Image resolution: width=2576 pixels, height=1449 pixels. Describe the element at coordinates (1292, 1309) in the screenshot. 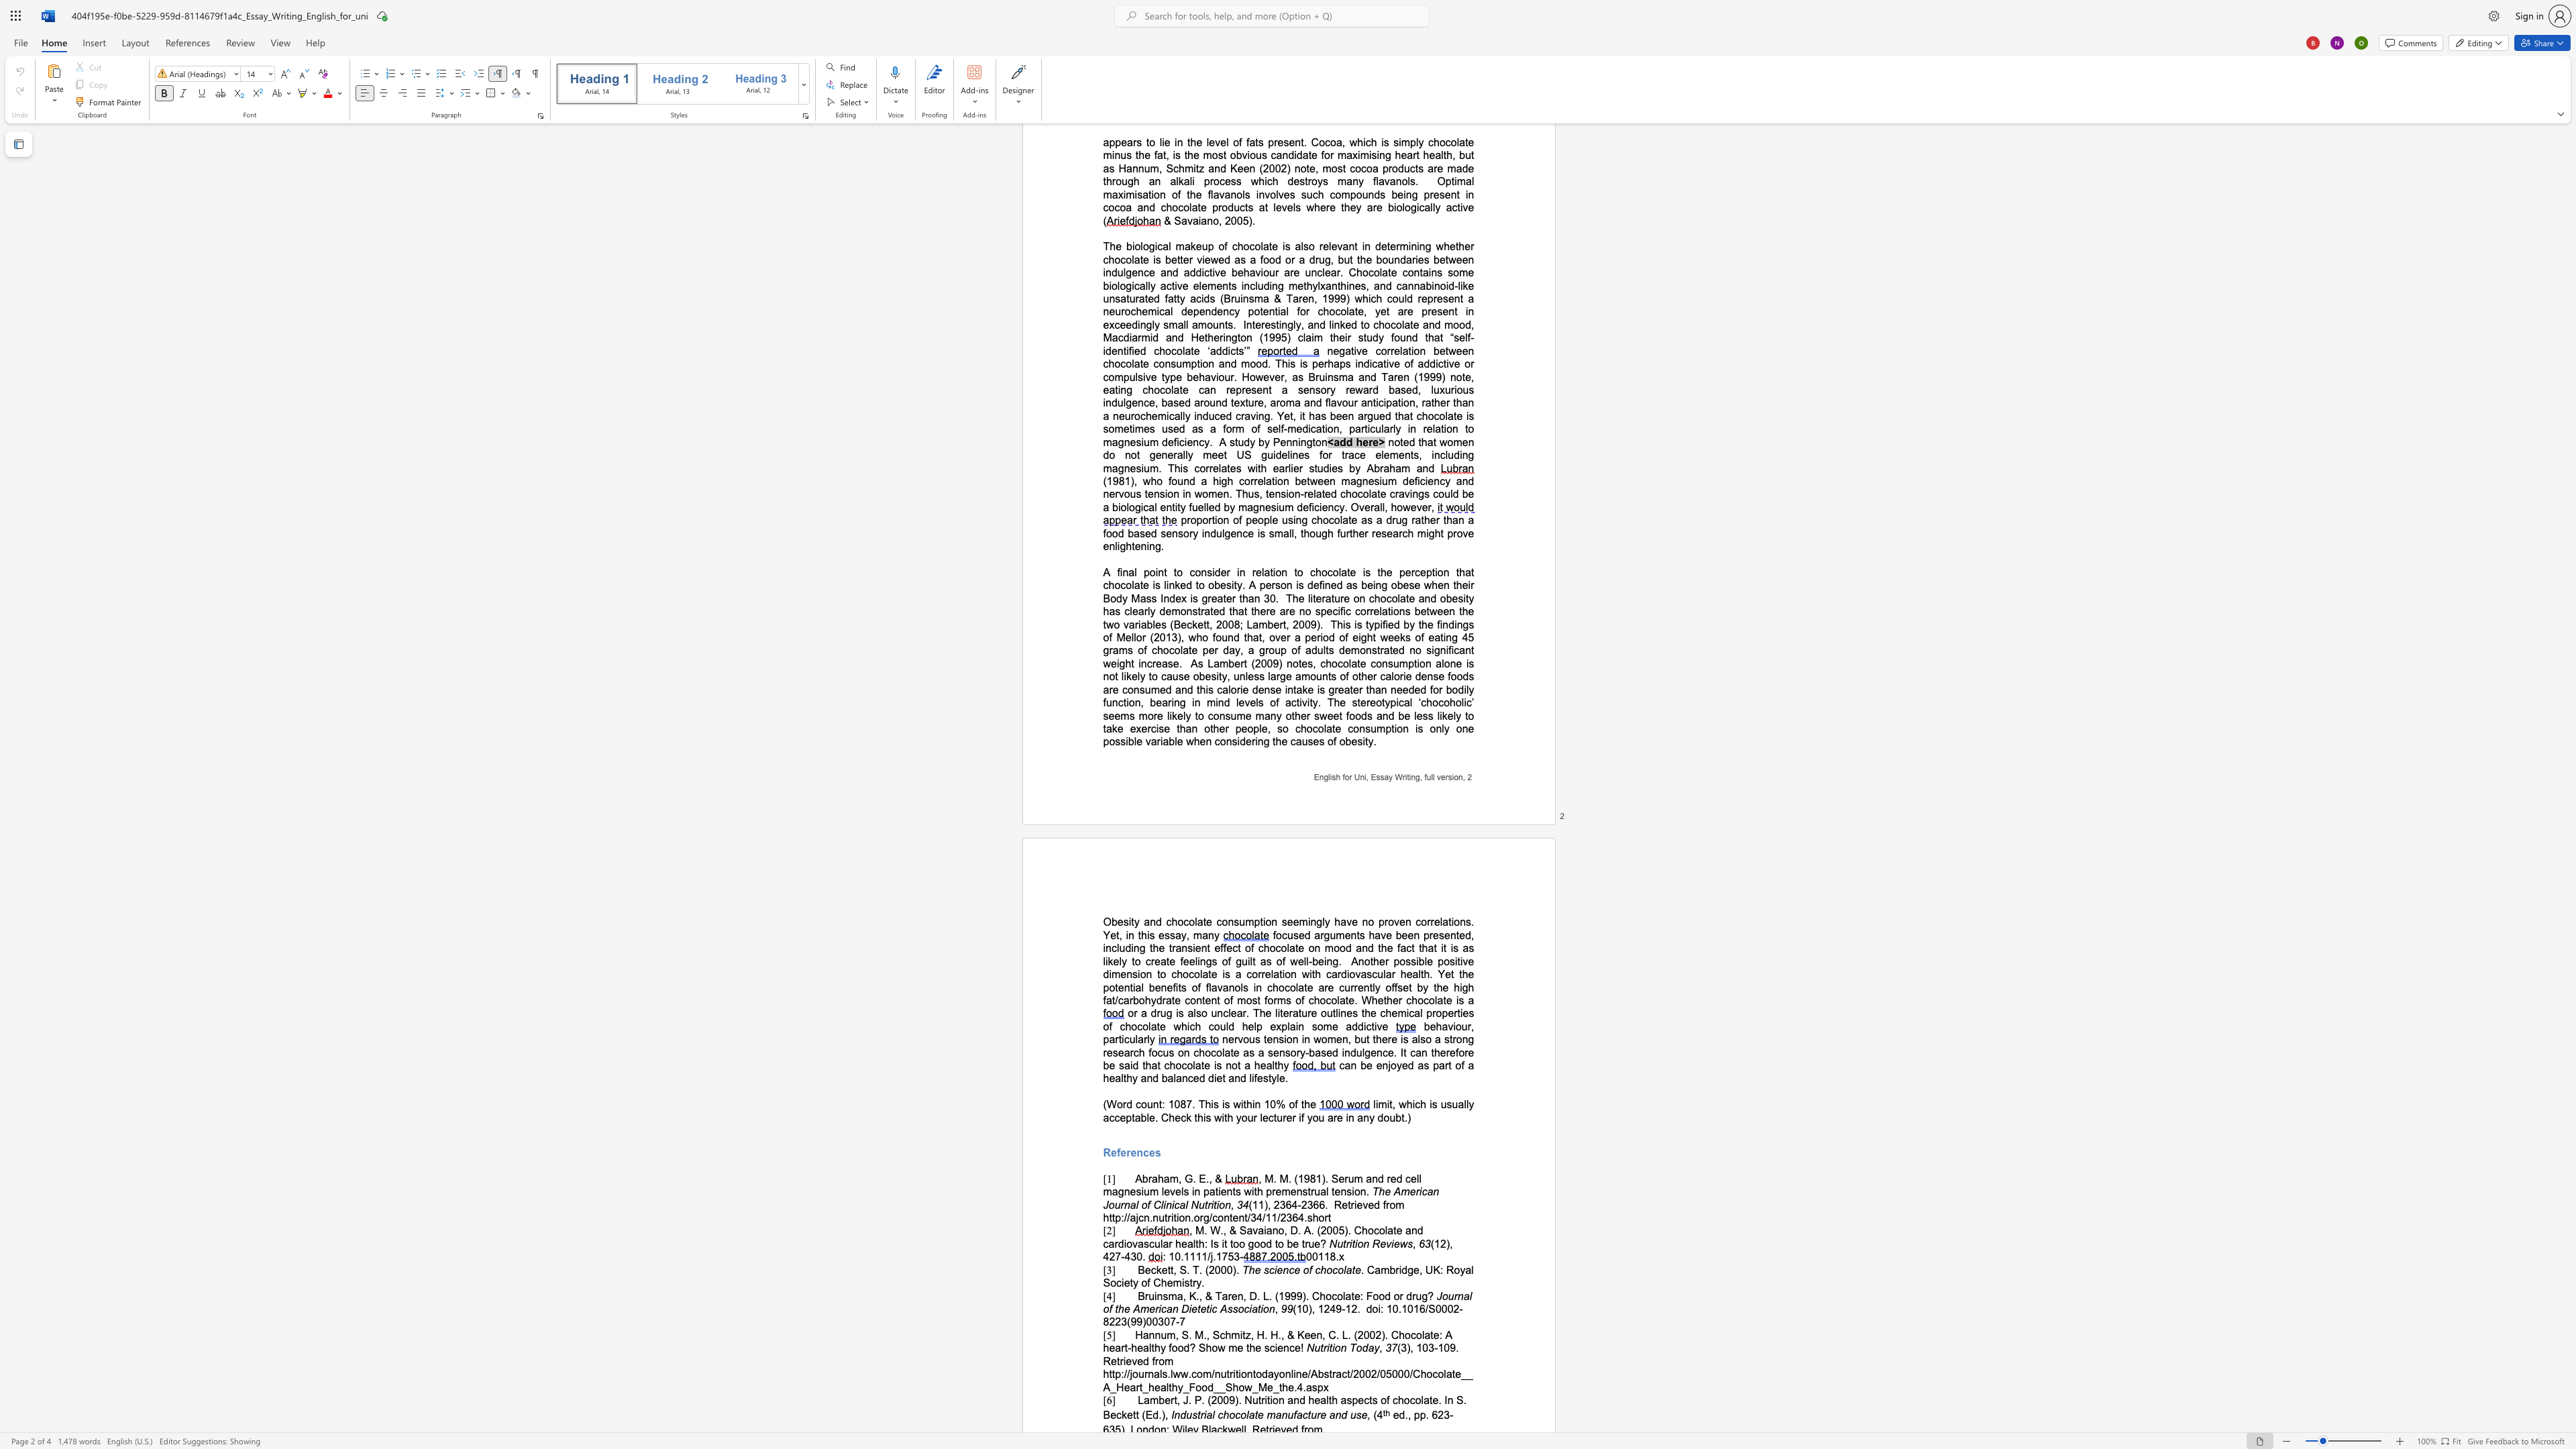

I see `the subset text "(10" within the text "(10), 1249-12."` at that location.